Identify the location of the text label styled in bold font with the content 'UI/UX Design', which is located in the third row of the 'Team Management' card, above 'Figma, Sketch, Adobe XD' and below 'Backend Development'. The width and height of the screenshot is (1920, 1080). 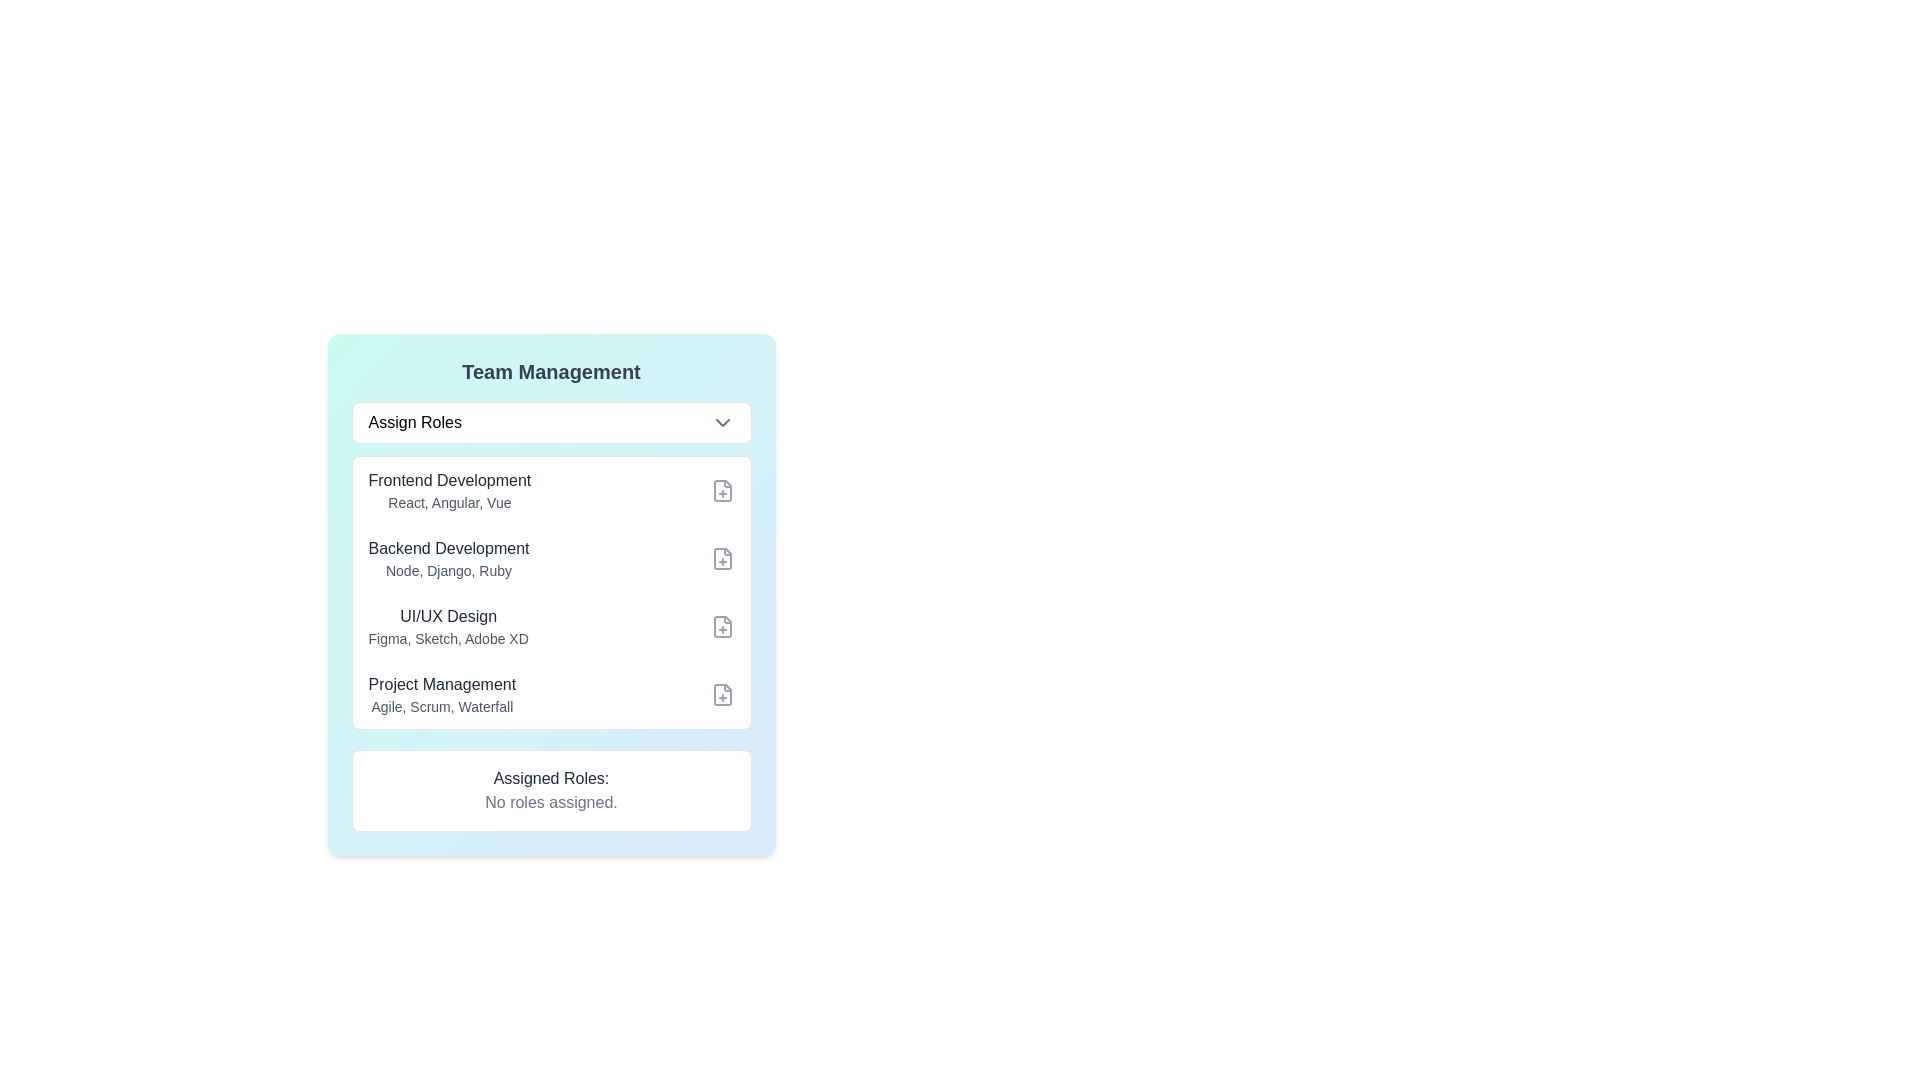
(447, 616).